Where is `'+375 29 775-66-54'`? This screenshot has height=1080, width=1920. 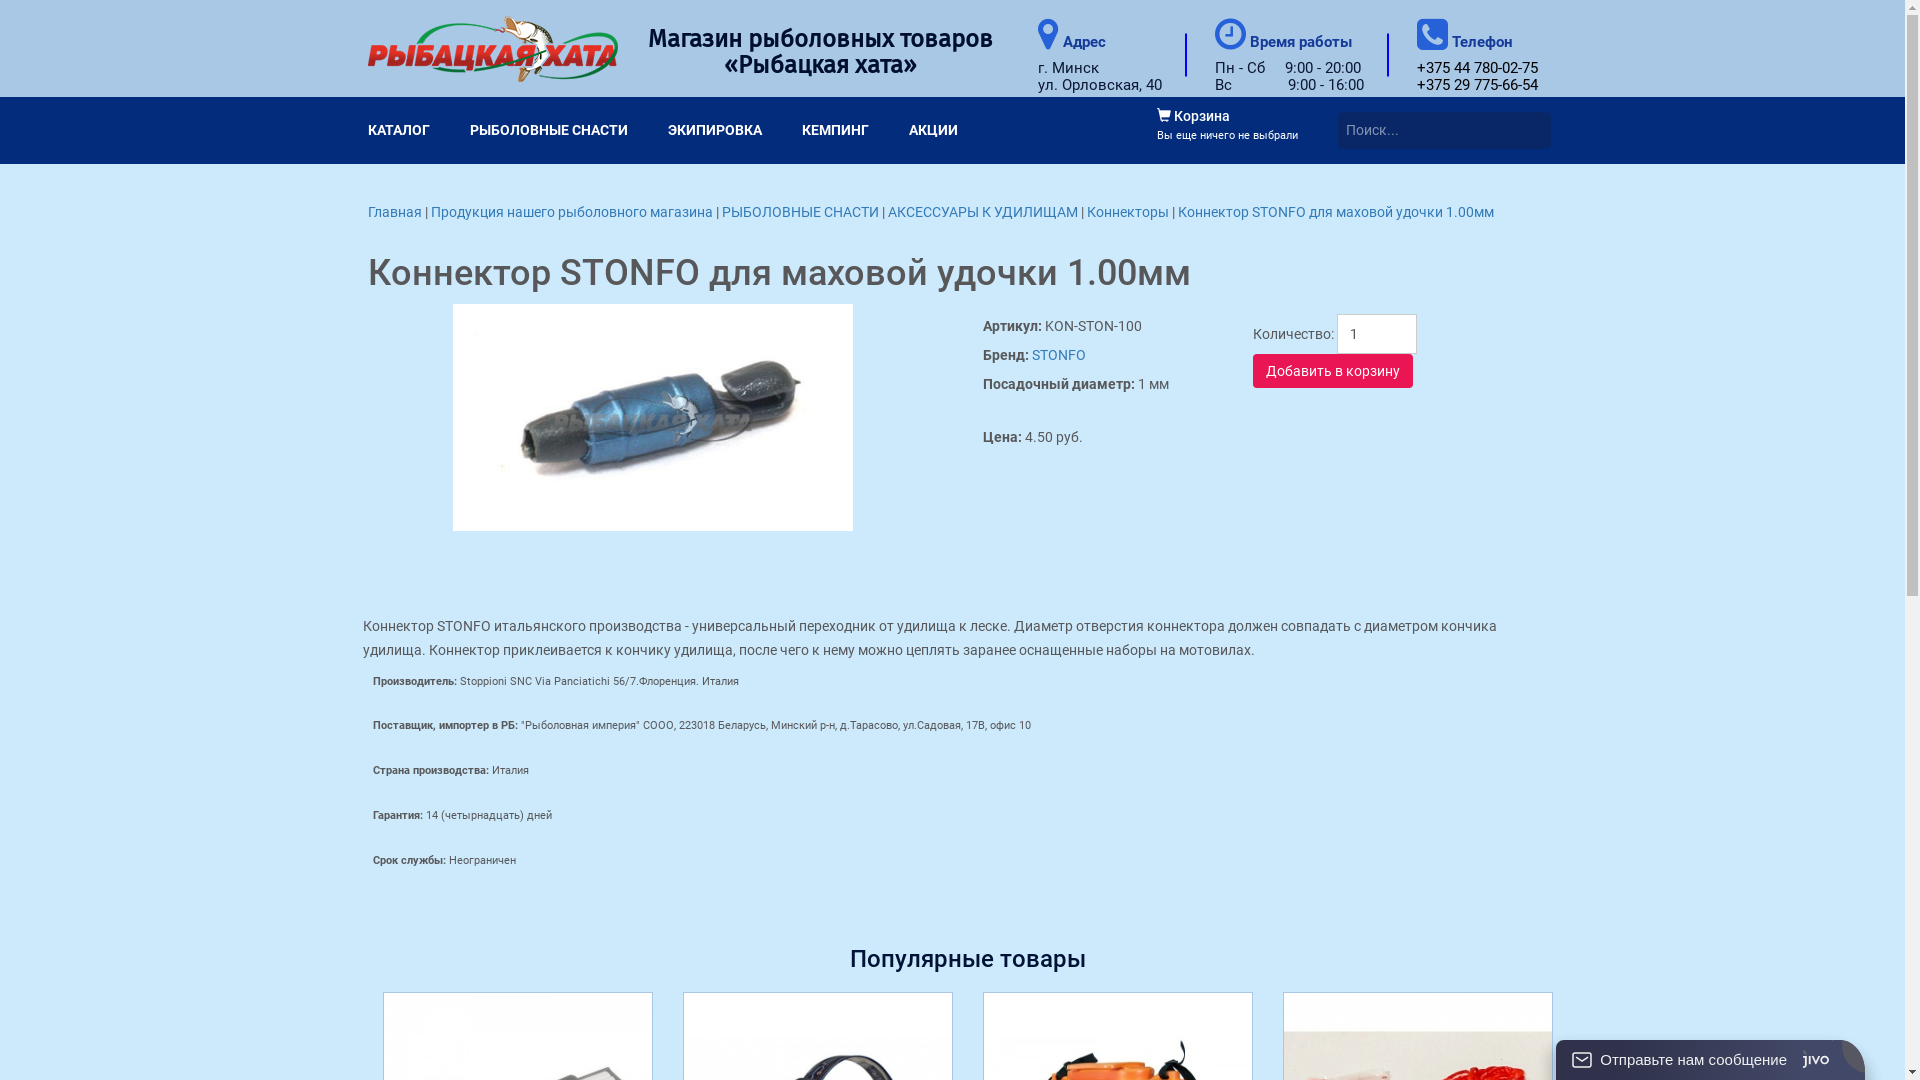 '+375 29 775-66-54' is located at coordinates (1415, 83).